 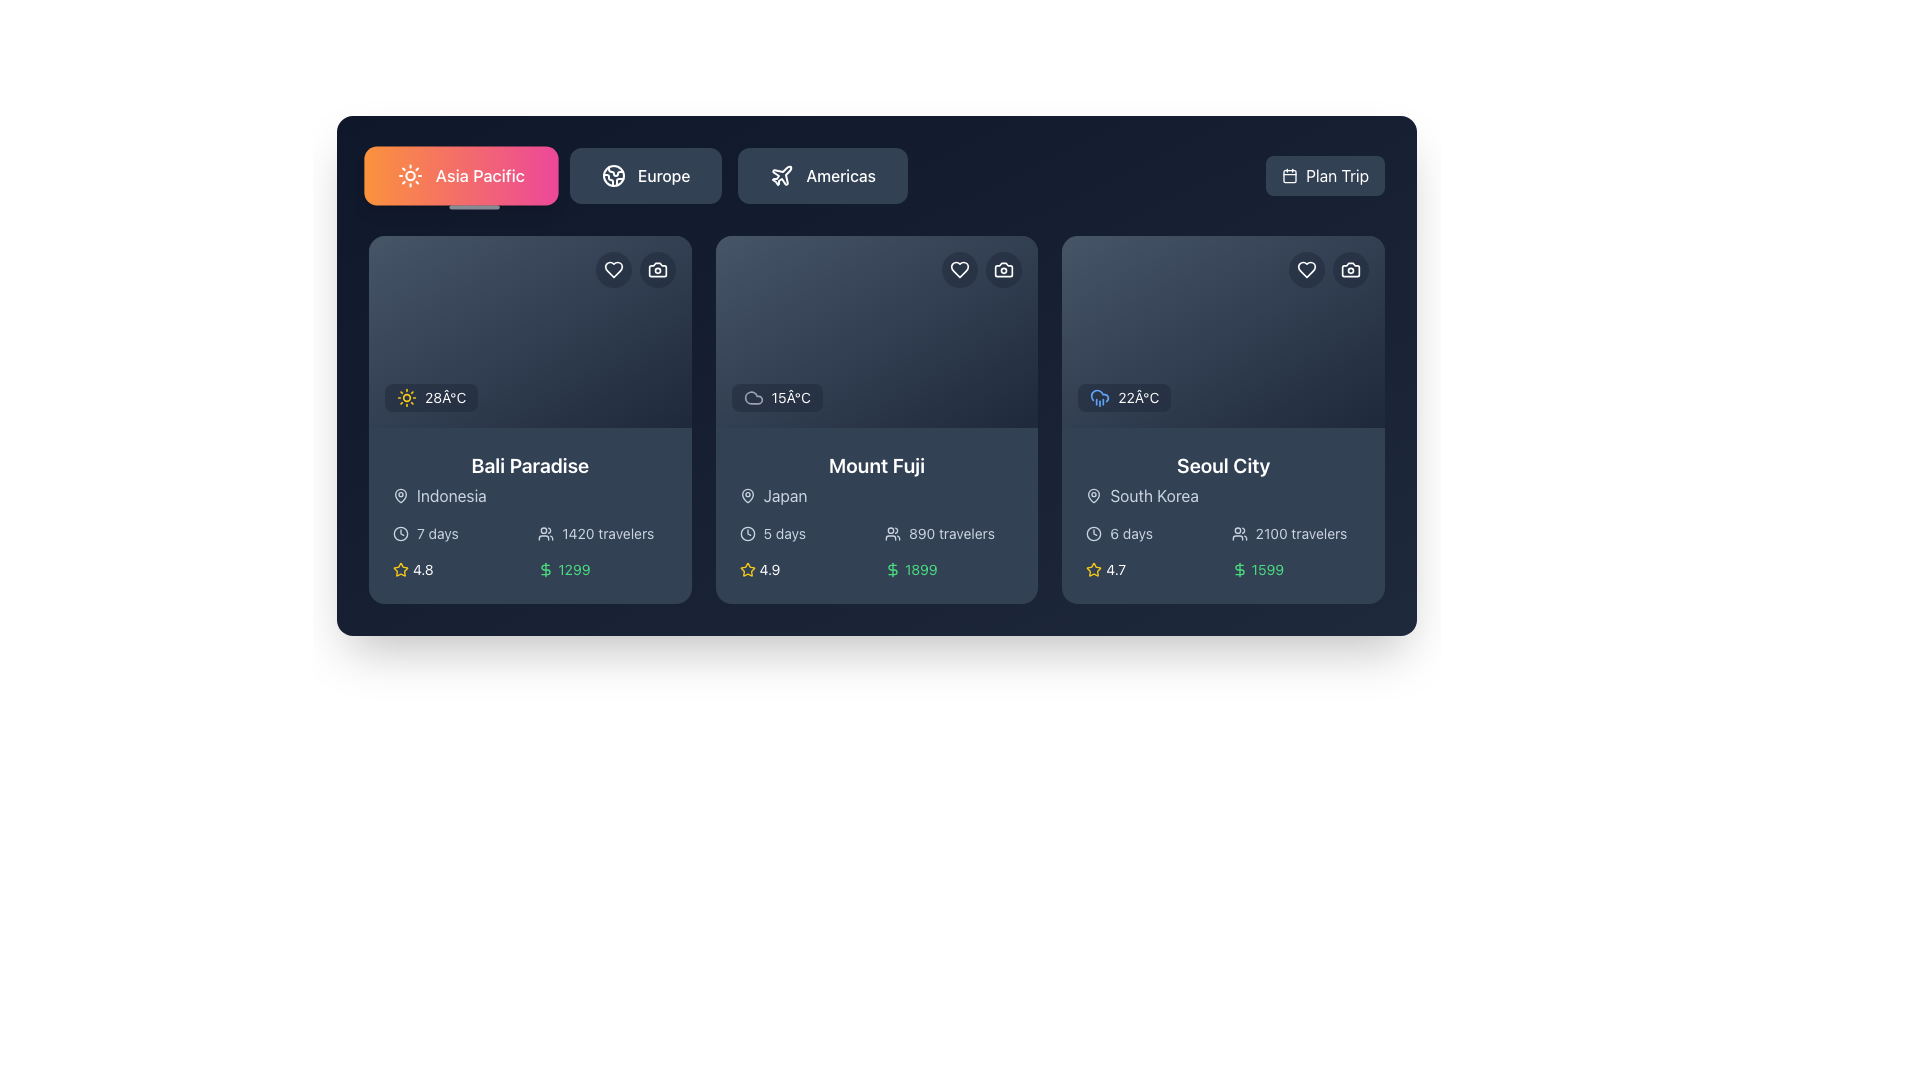 What do you see at coordinates (1222, 495) in the screenshot?
I see `the 'South Korea' text label with a pin icon located under the 'Seoul City' card in the third column of the layout` at bounding box center [1222, 495].